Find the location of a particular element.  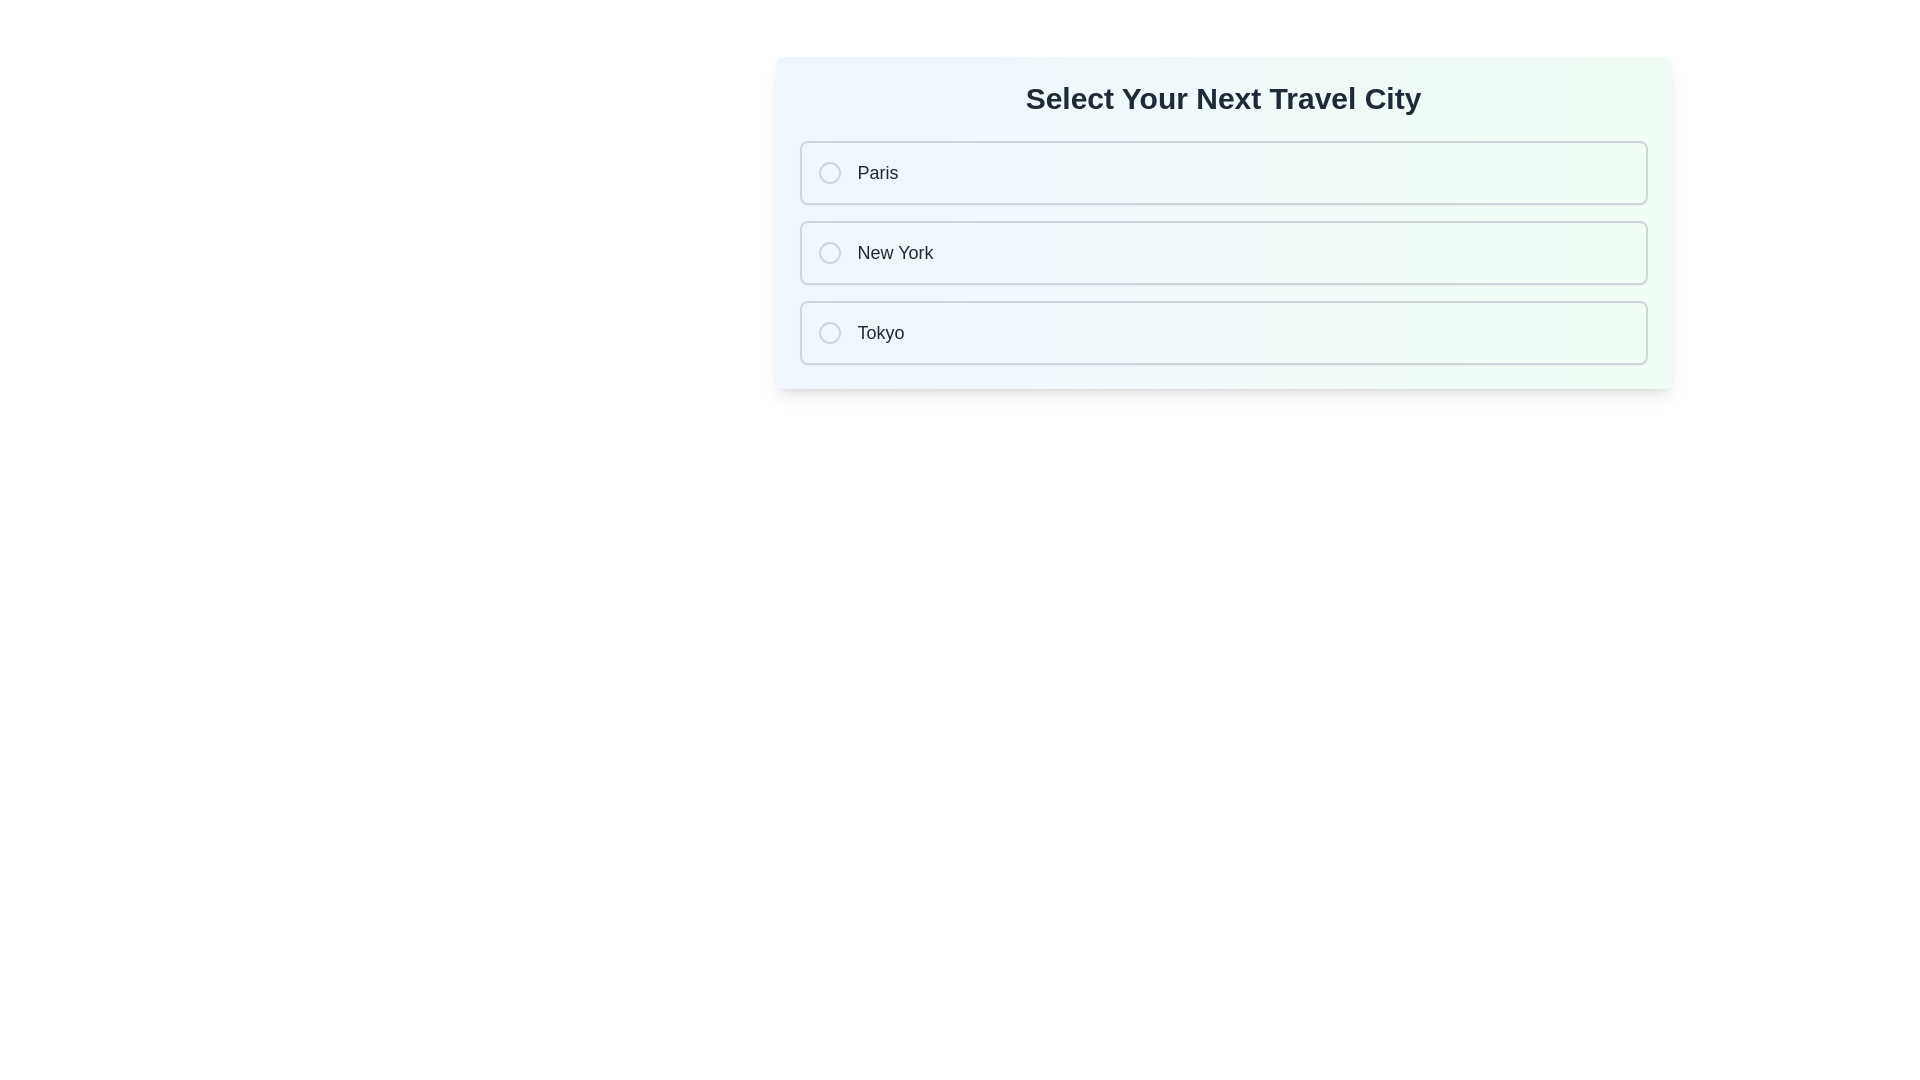

the static text label 'Paris' which is associated with the first radio button in the list titled 'Select Your Next Travel City' is located at coordinates (878, 172).